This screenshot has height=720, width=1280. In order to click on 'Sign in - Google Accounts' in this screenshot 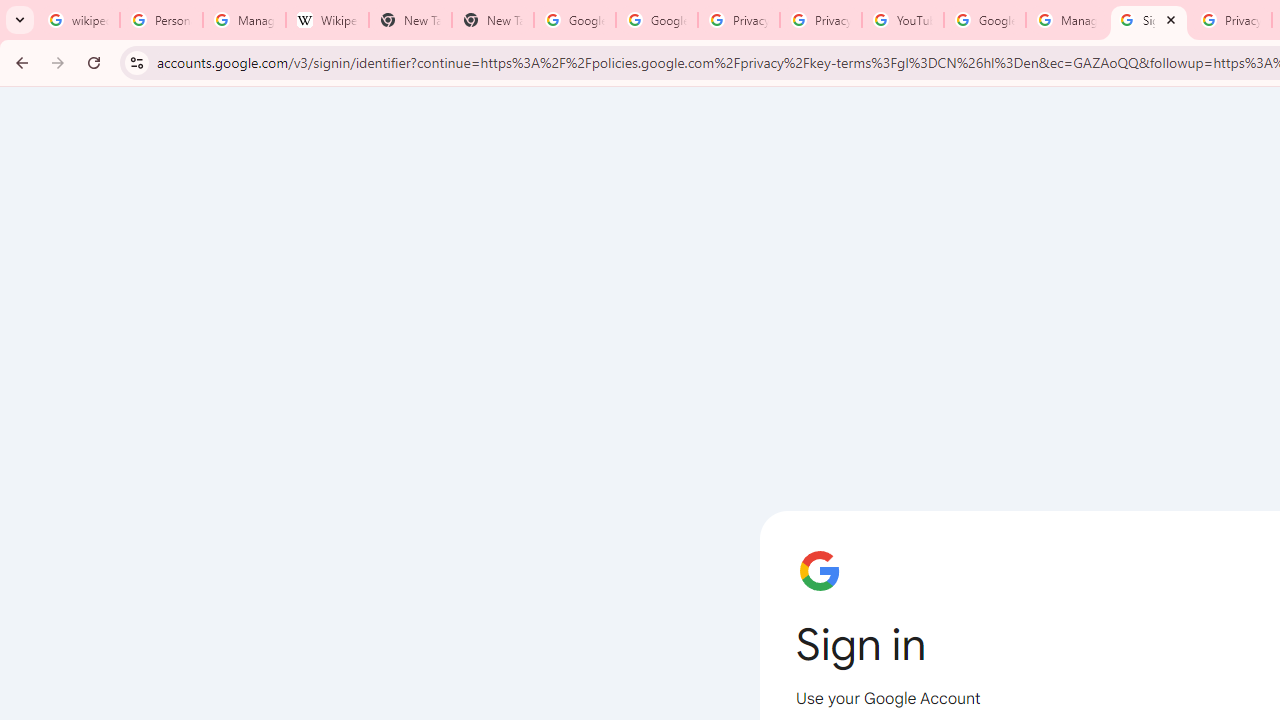, I will do `click(1149, 20)`.